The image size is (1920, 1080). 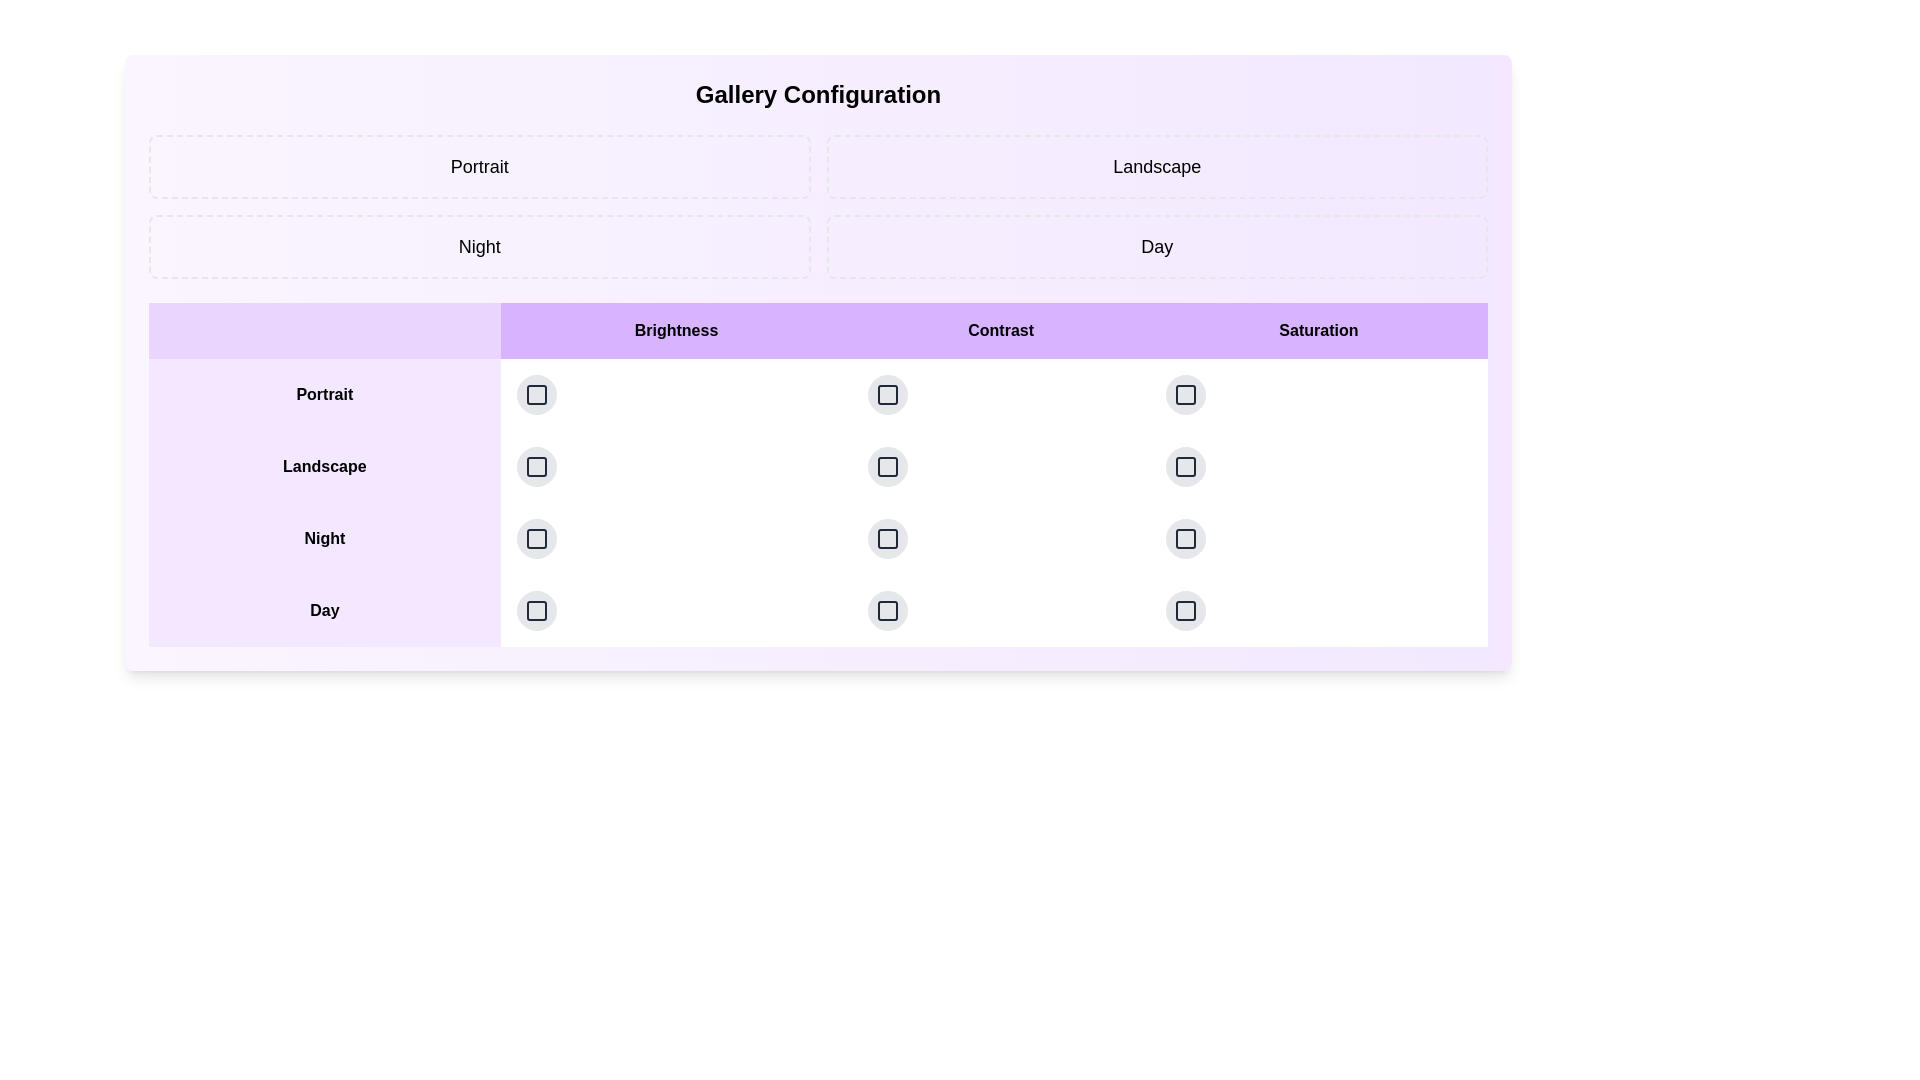 I want to click on the button located in the 'Saturation' column and 'Day' row for extended functionality, so click(x=1185, y=466).